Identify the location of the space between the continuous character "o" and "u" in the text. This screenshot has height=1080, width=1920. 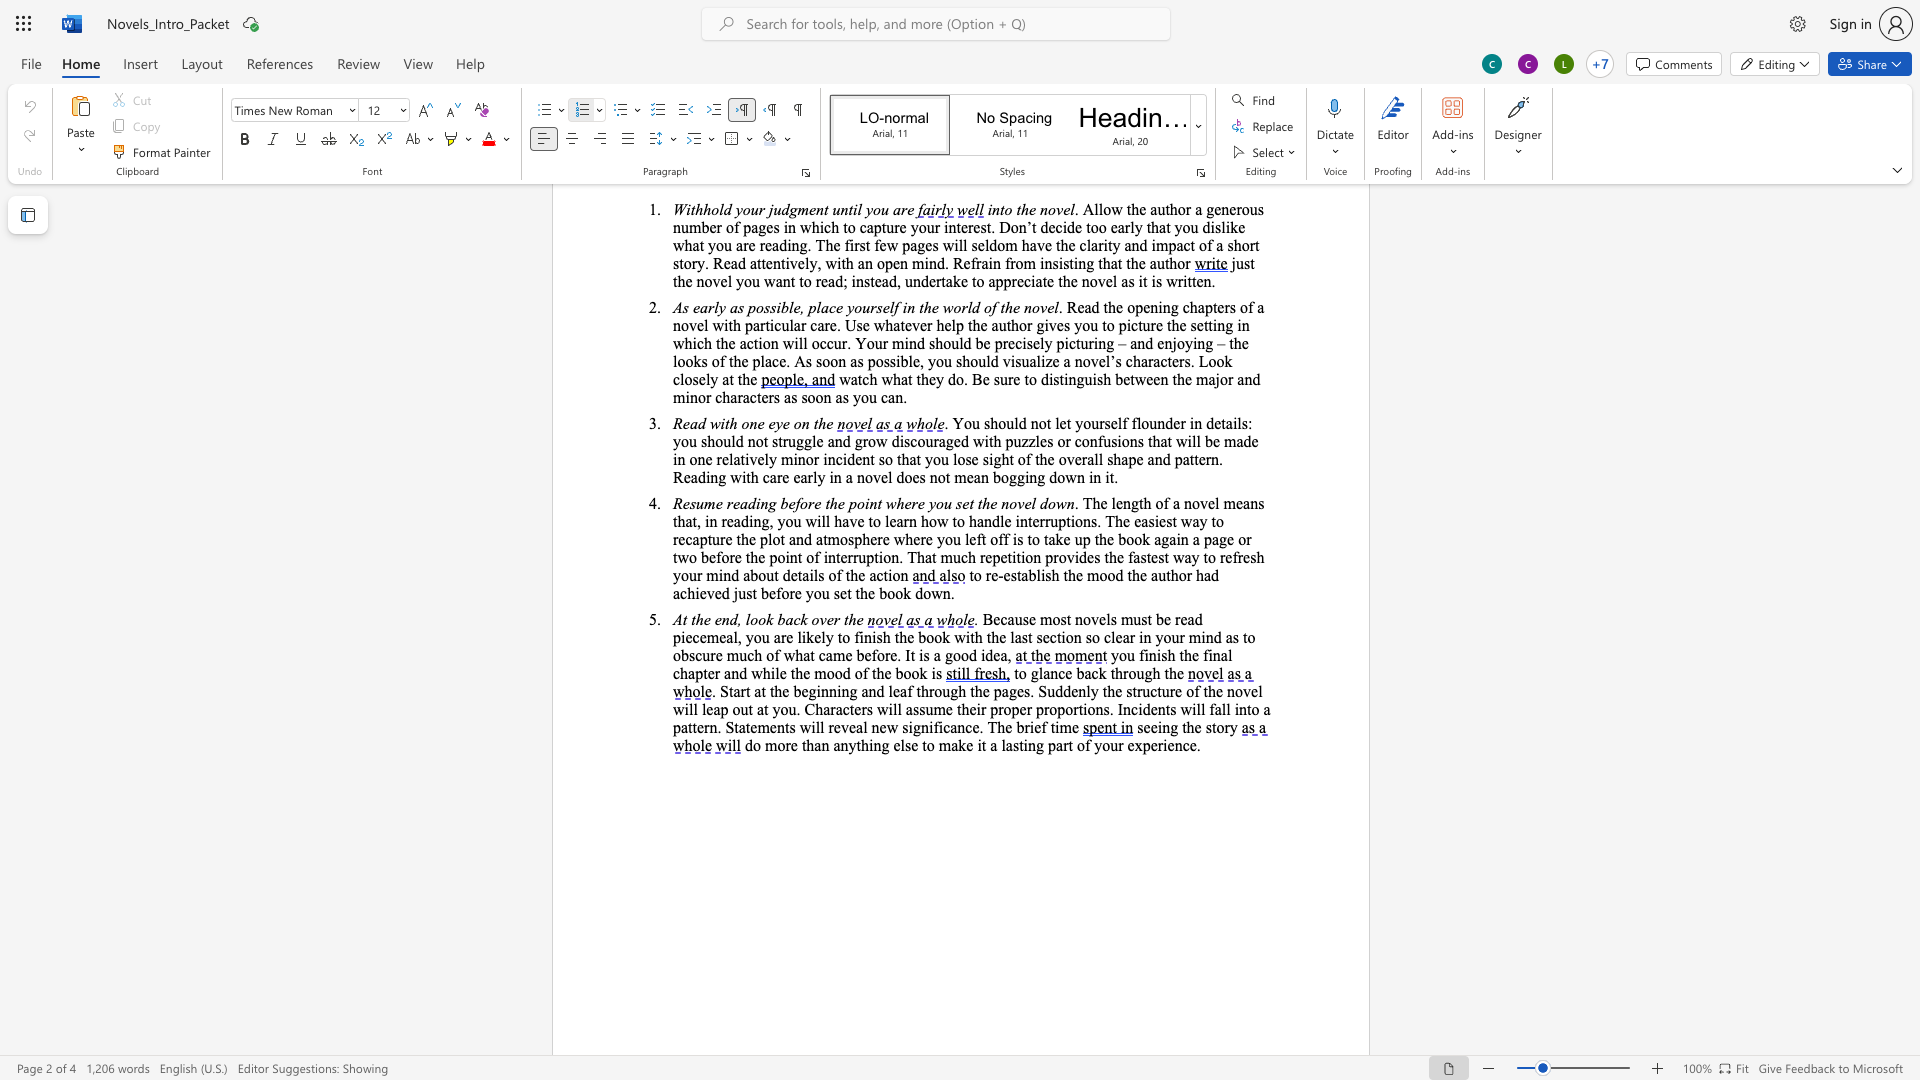
(1127, 655).